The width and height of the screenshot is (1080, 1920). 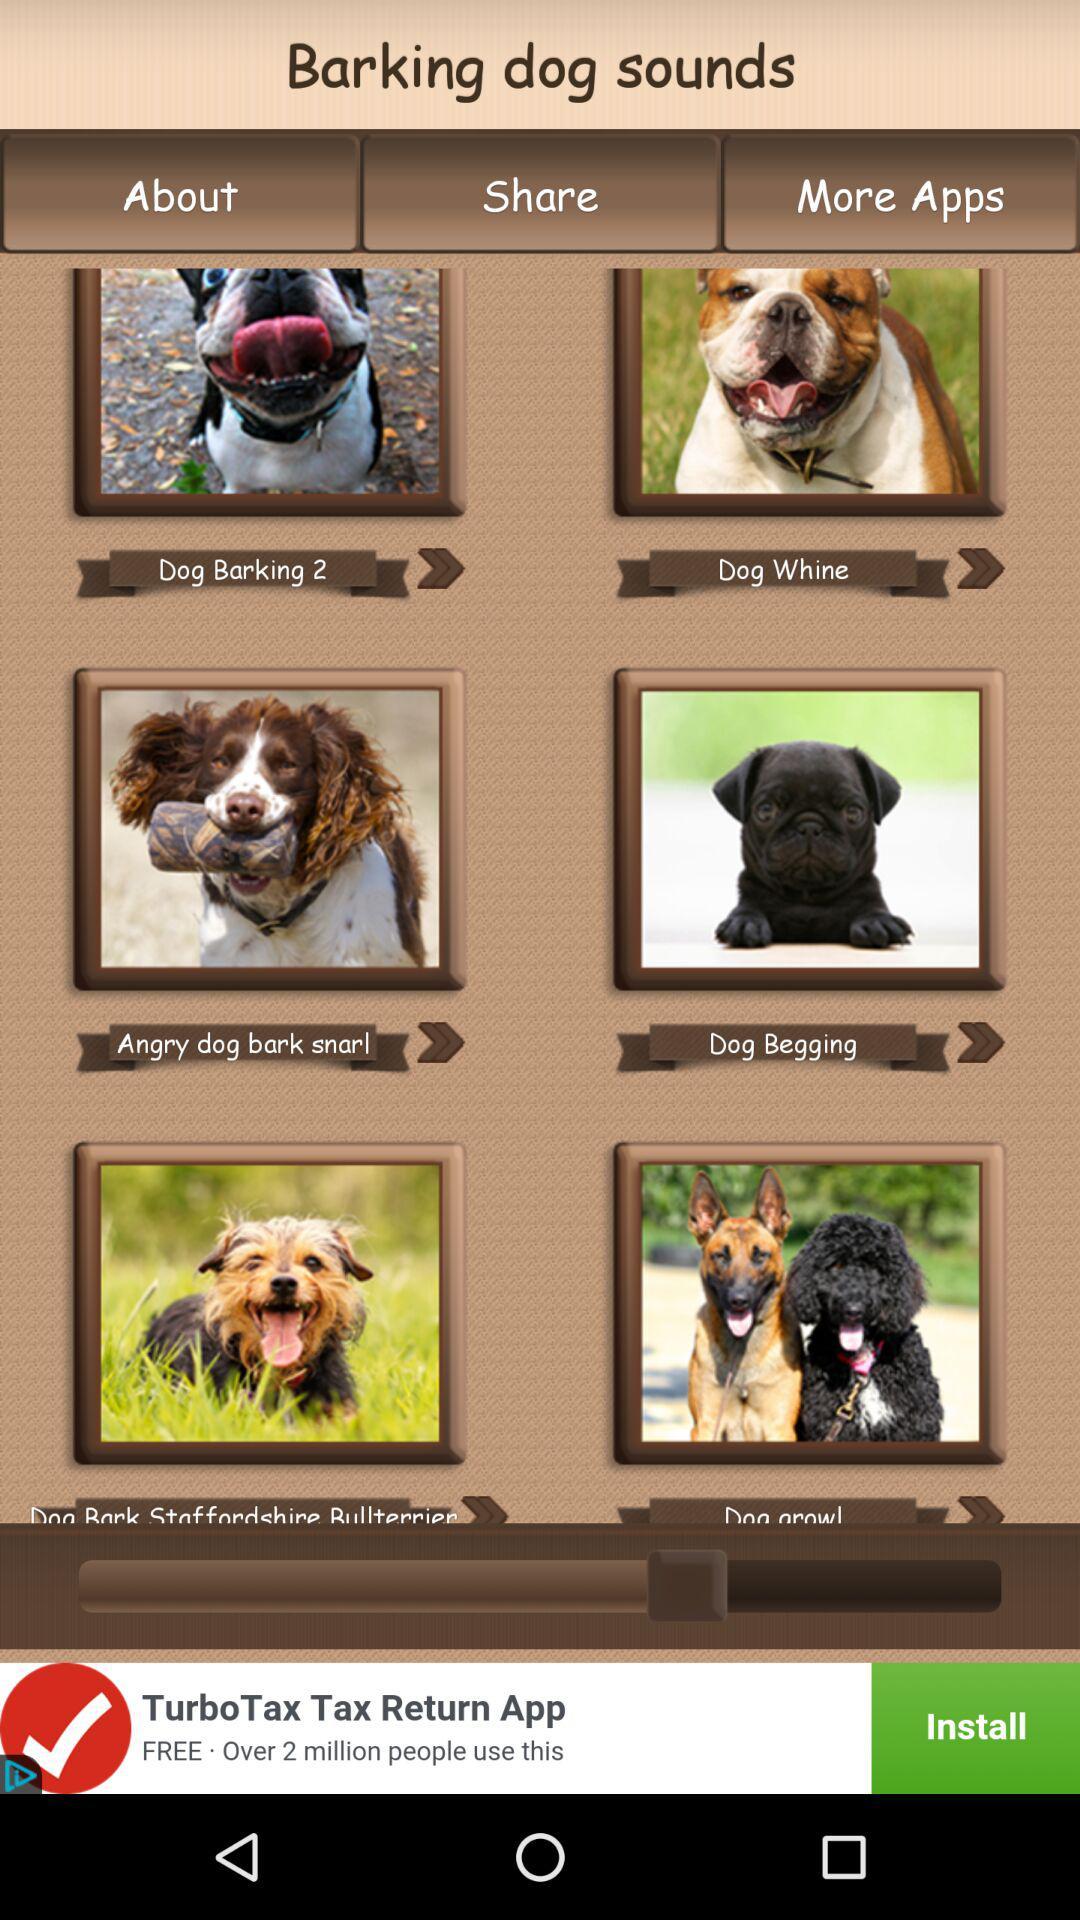 I want to click on profile, so click(x=270, y=394).